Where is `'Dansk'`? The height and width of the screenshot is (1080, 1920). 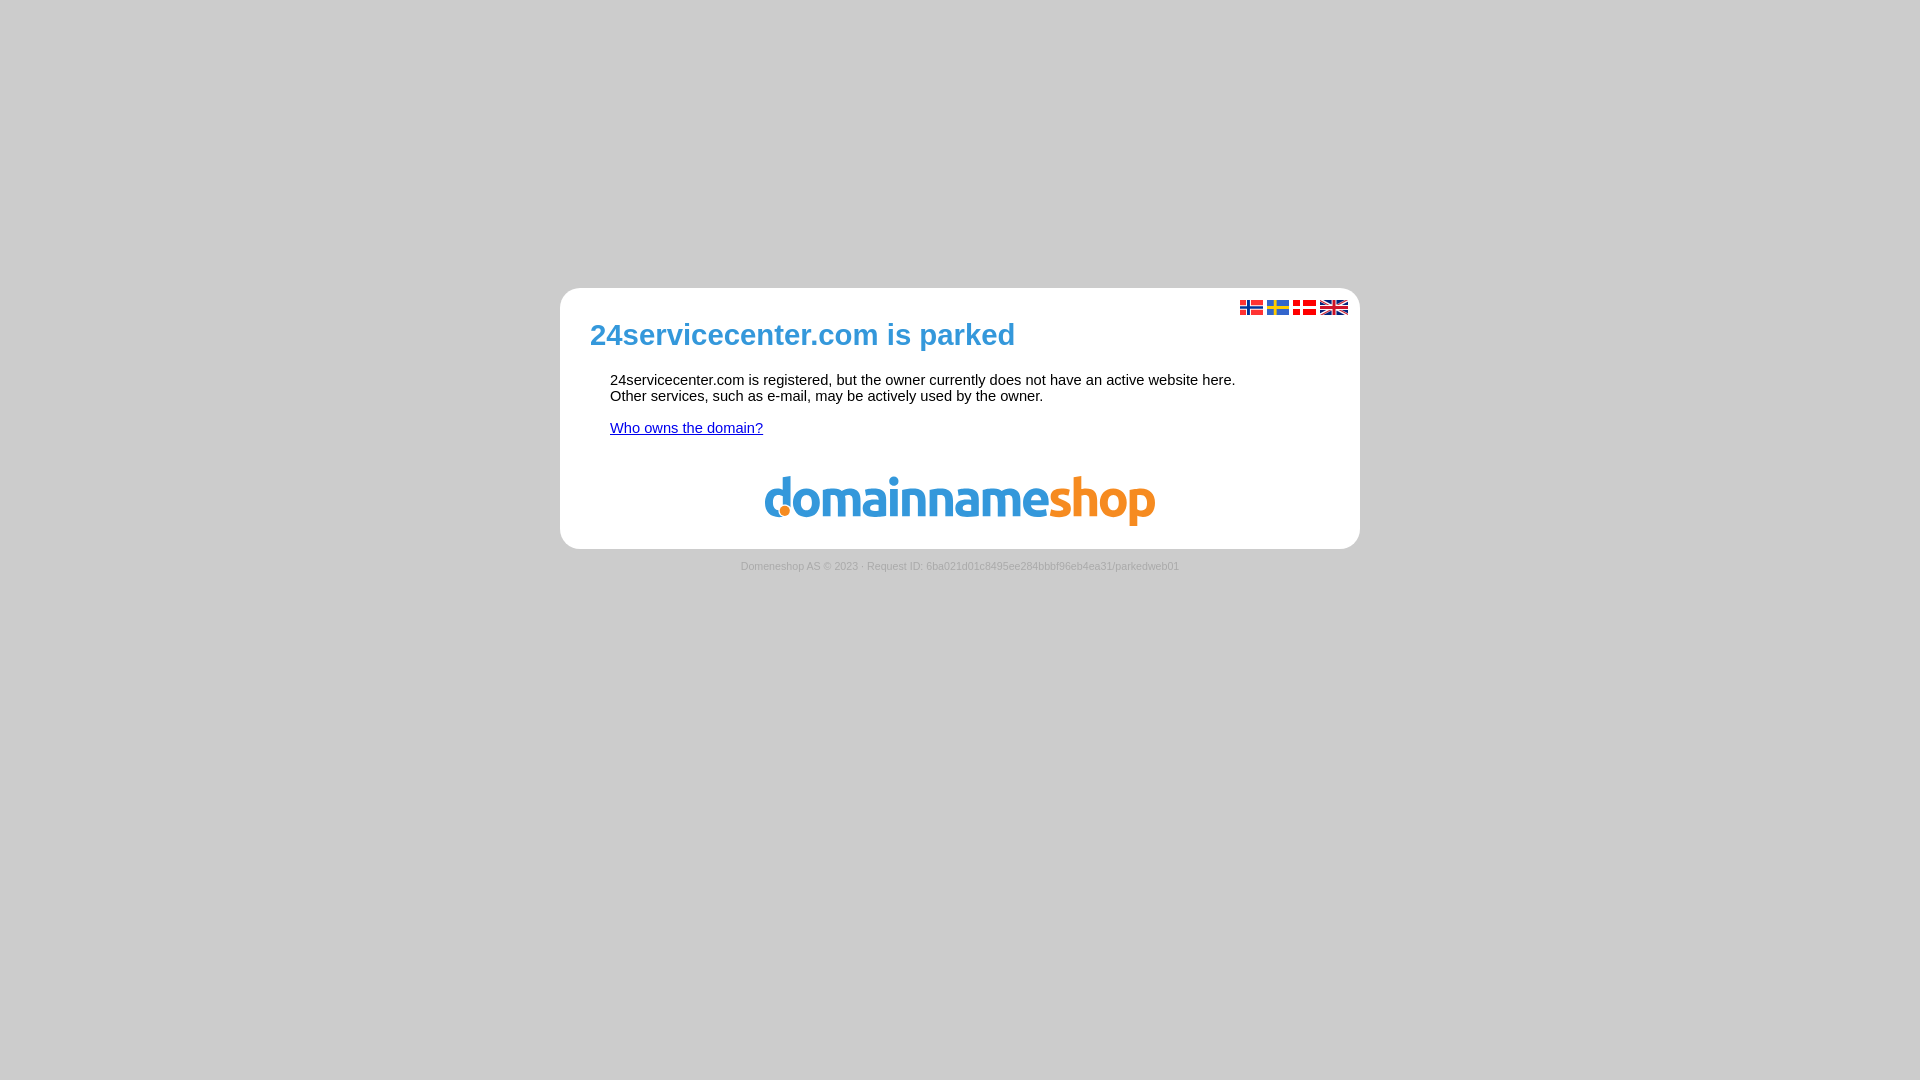 'Dansk' is located at coordinates (1304, 307).